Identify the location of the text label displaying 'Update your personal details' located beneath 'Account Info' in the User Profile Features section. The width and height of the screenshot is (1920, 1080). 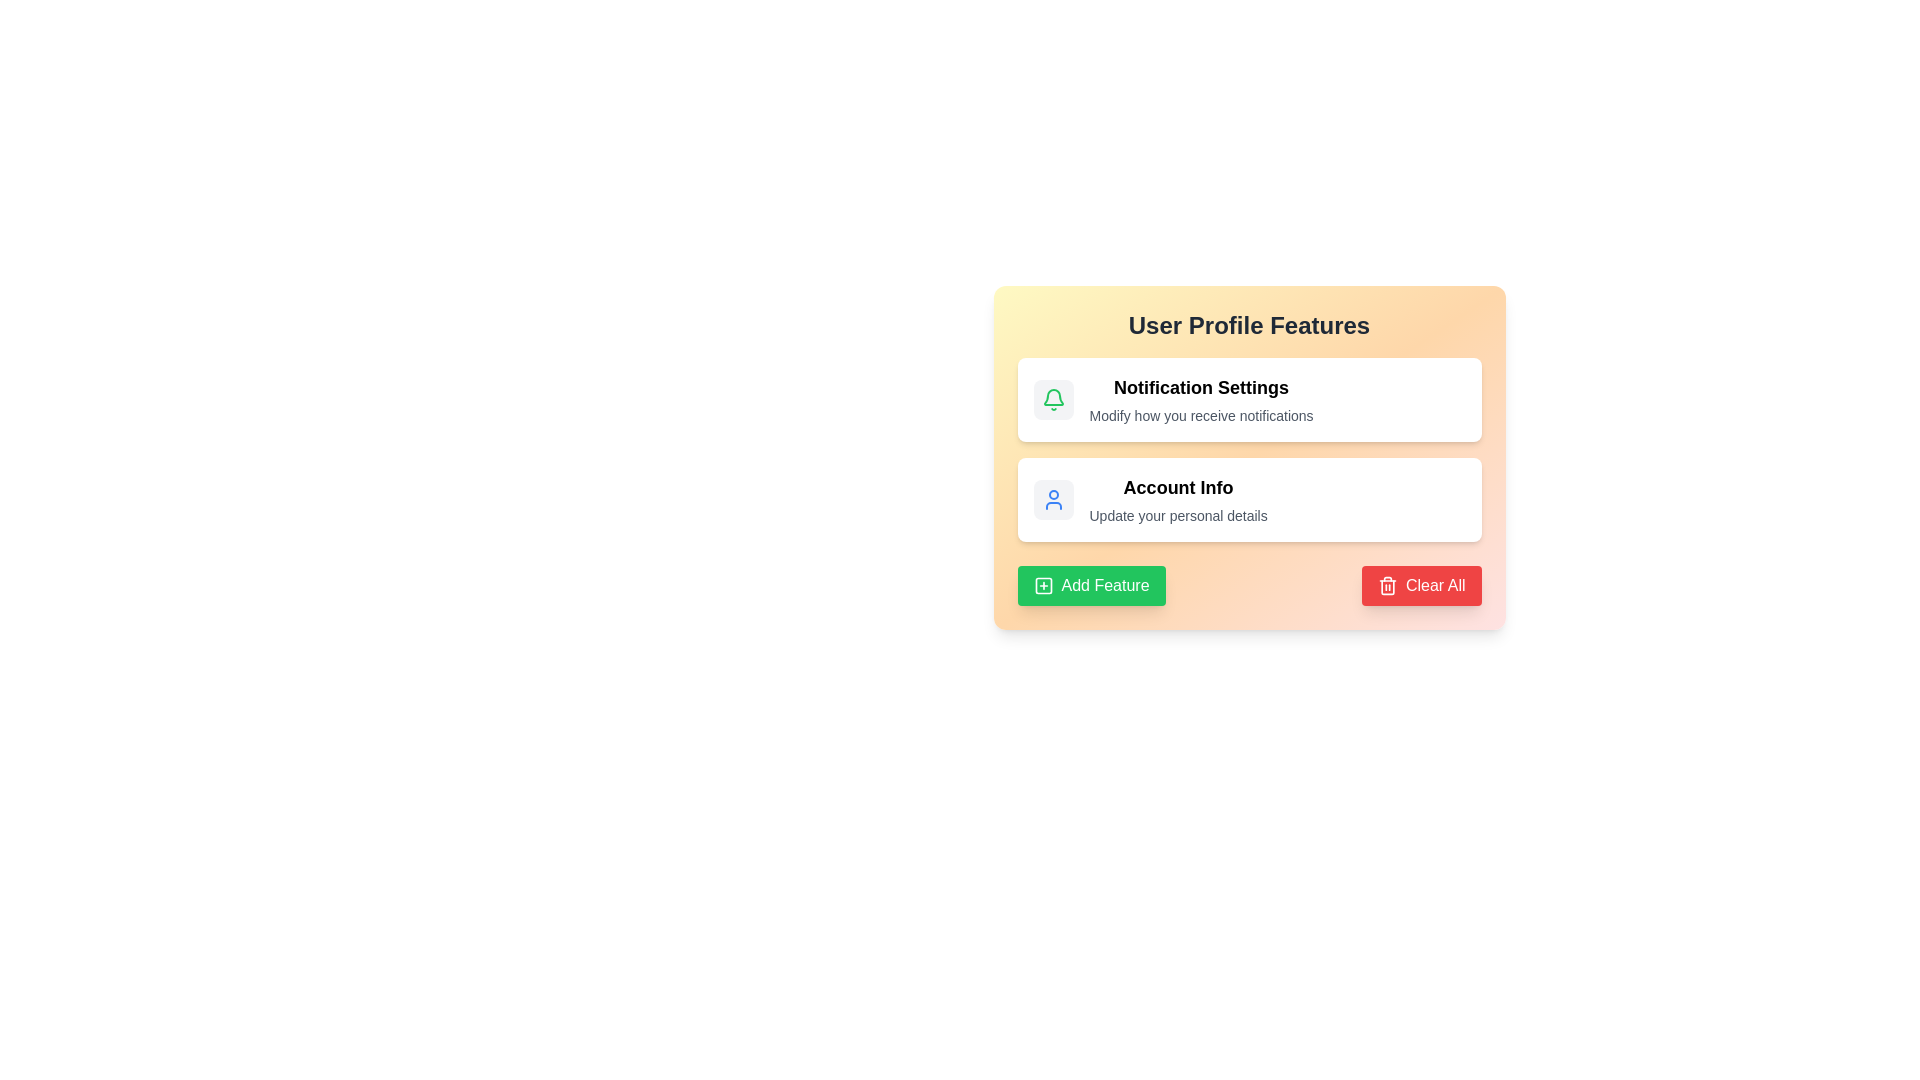
(1178, 515).